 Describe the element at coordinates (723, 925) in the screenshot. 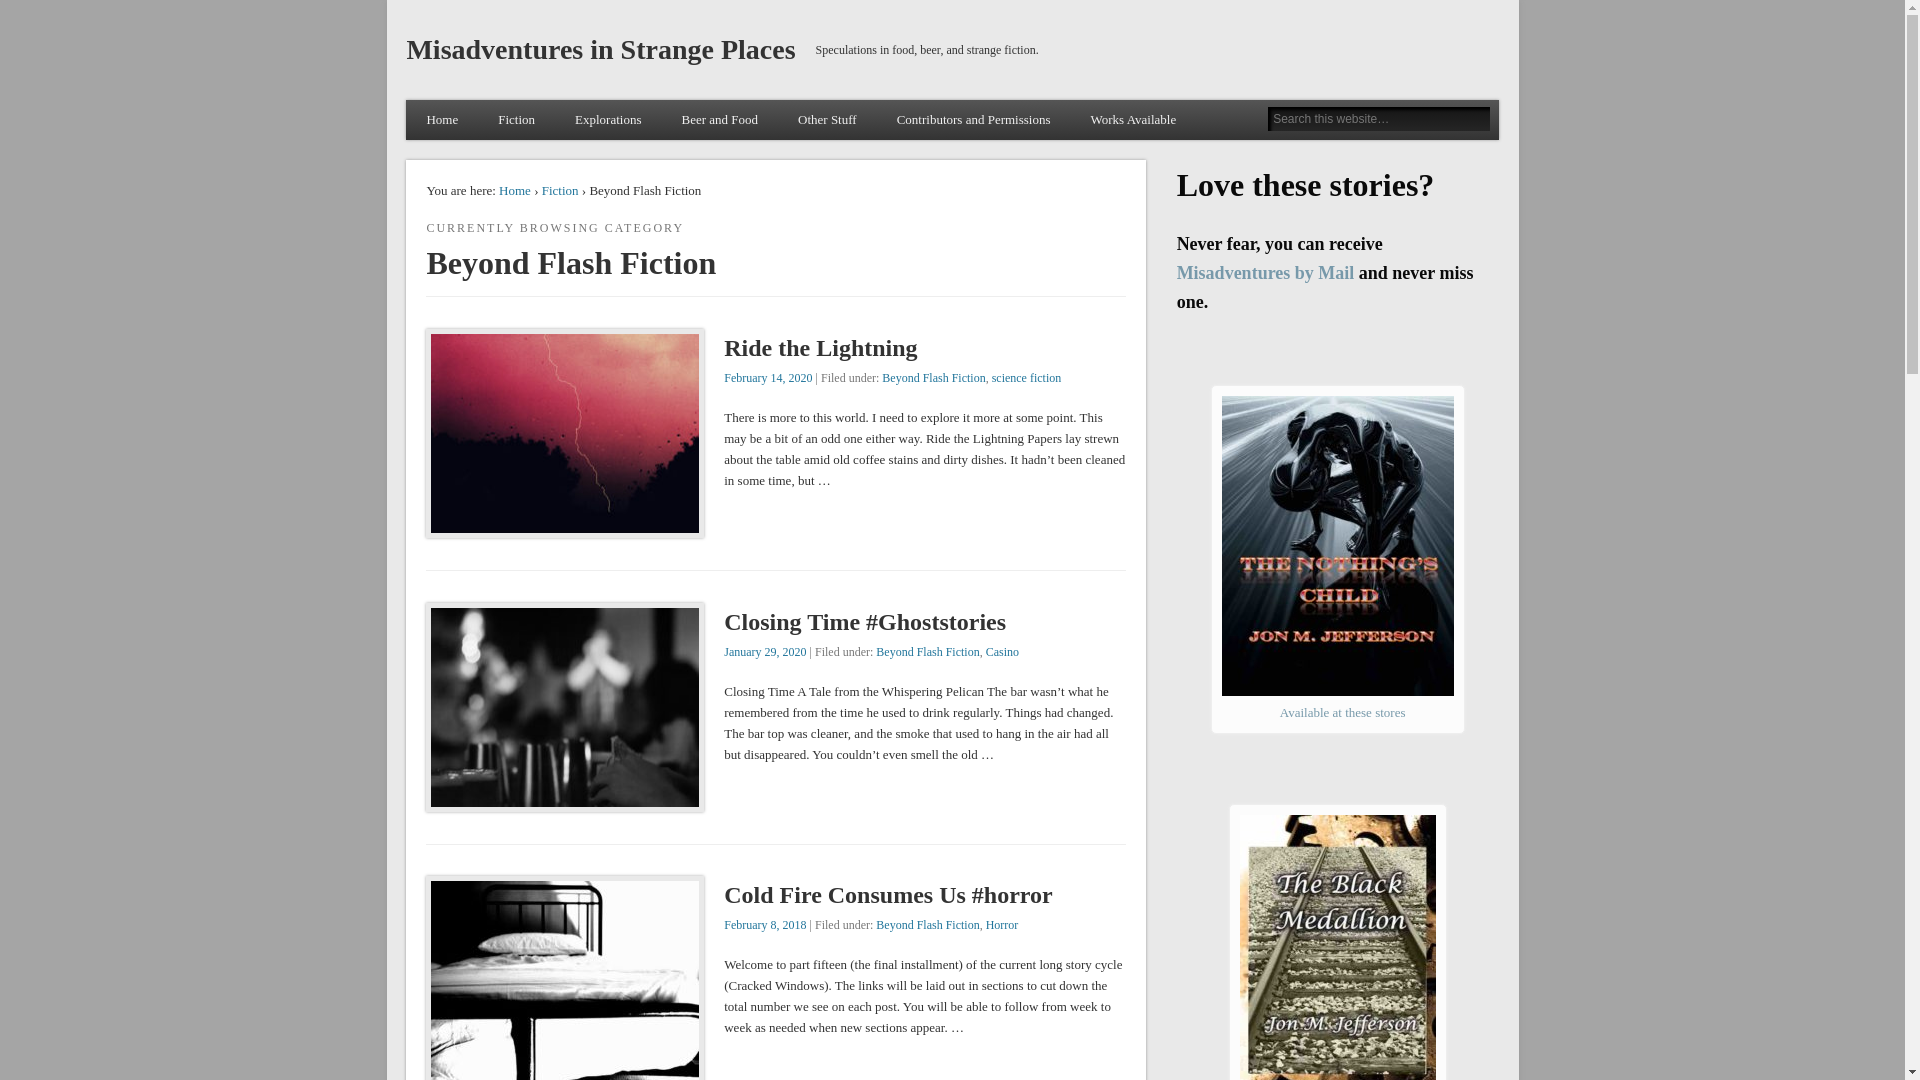

I see `'February 8, 2018'` at that location.